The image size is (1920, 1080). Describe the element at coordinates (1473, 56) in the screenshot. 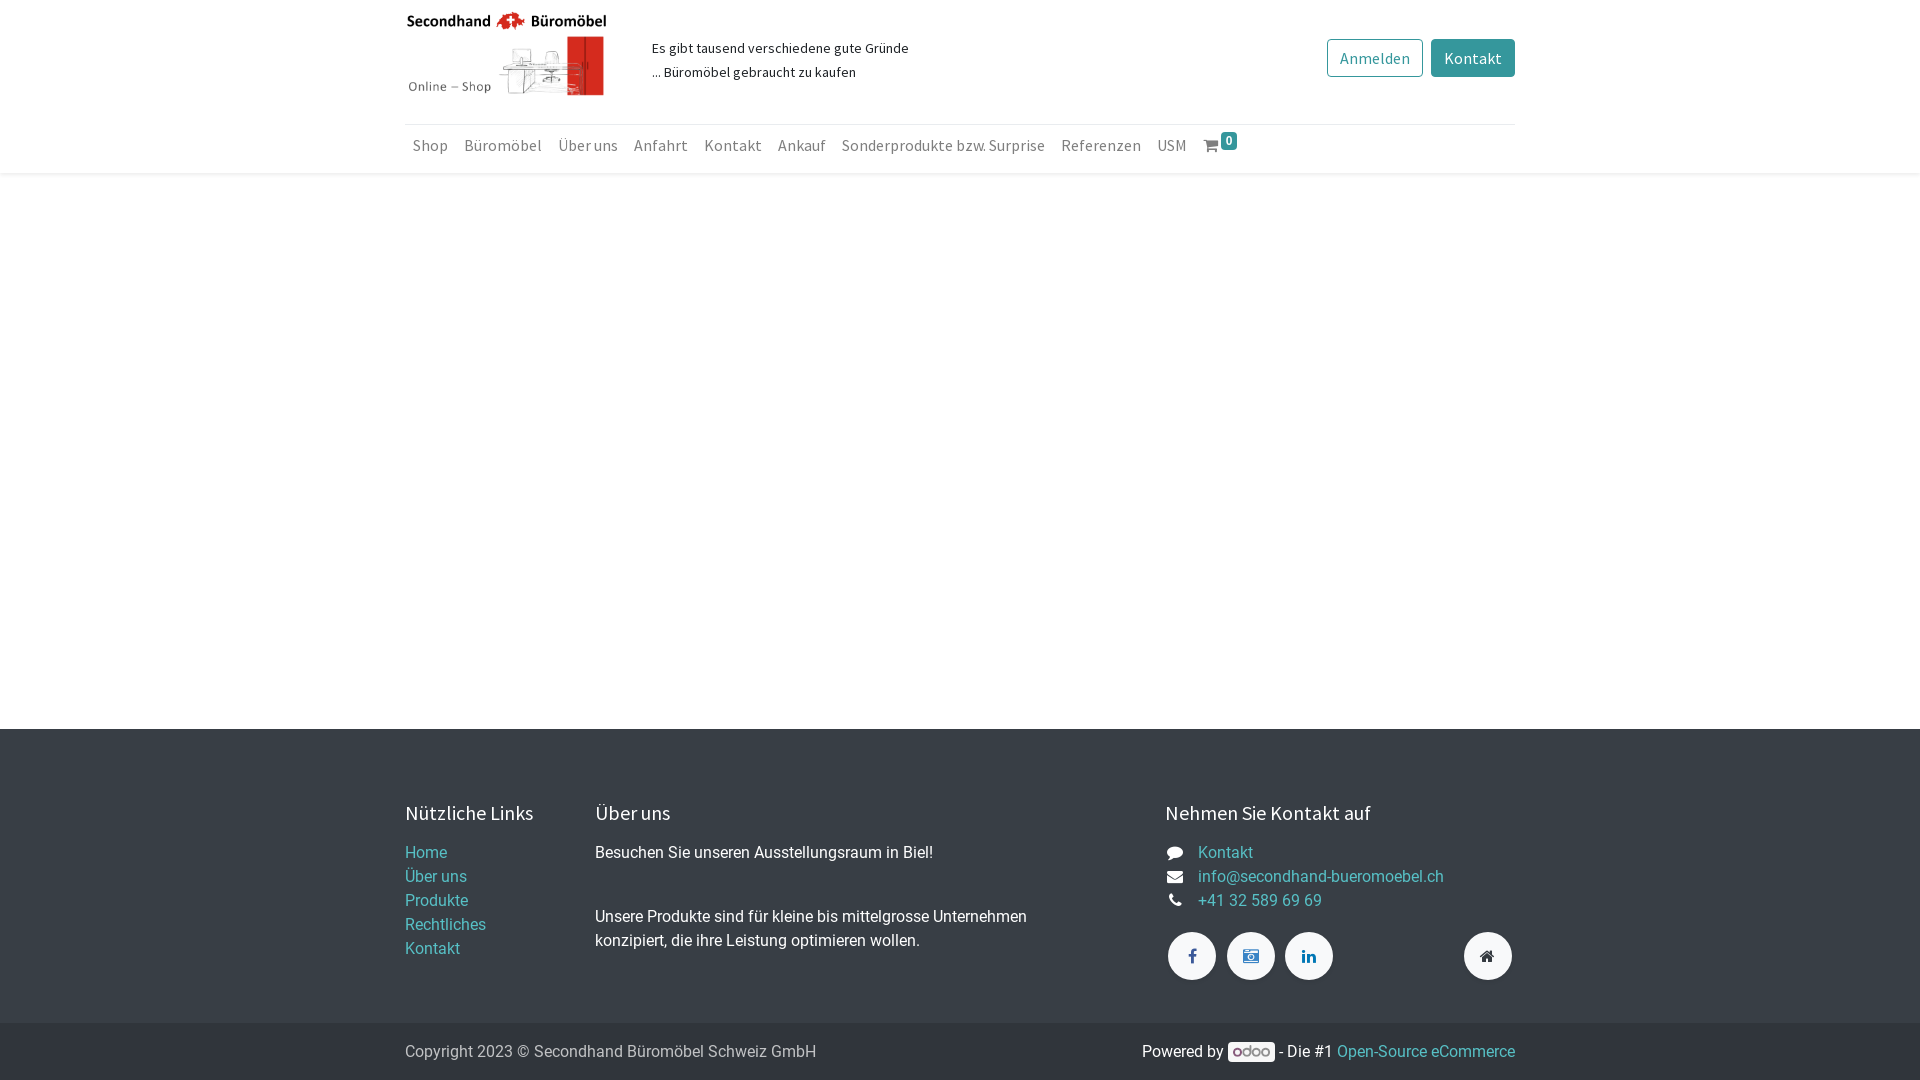

I see `'Kontakt'` at that location.